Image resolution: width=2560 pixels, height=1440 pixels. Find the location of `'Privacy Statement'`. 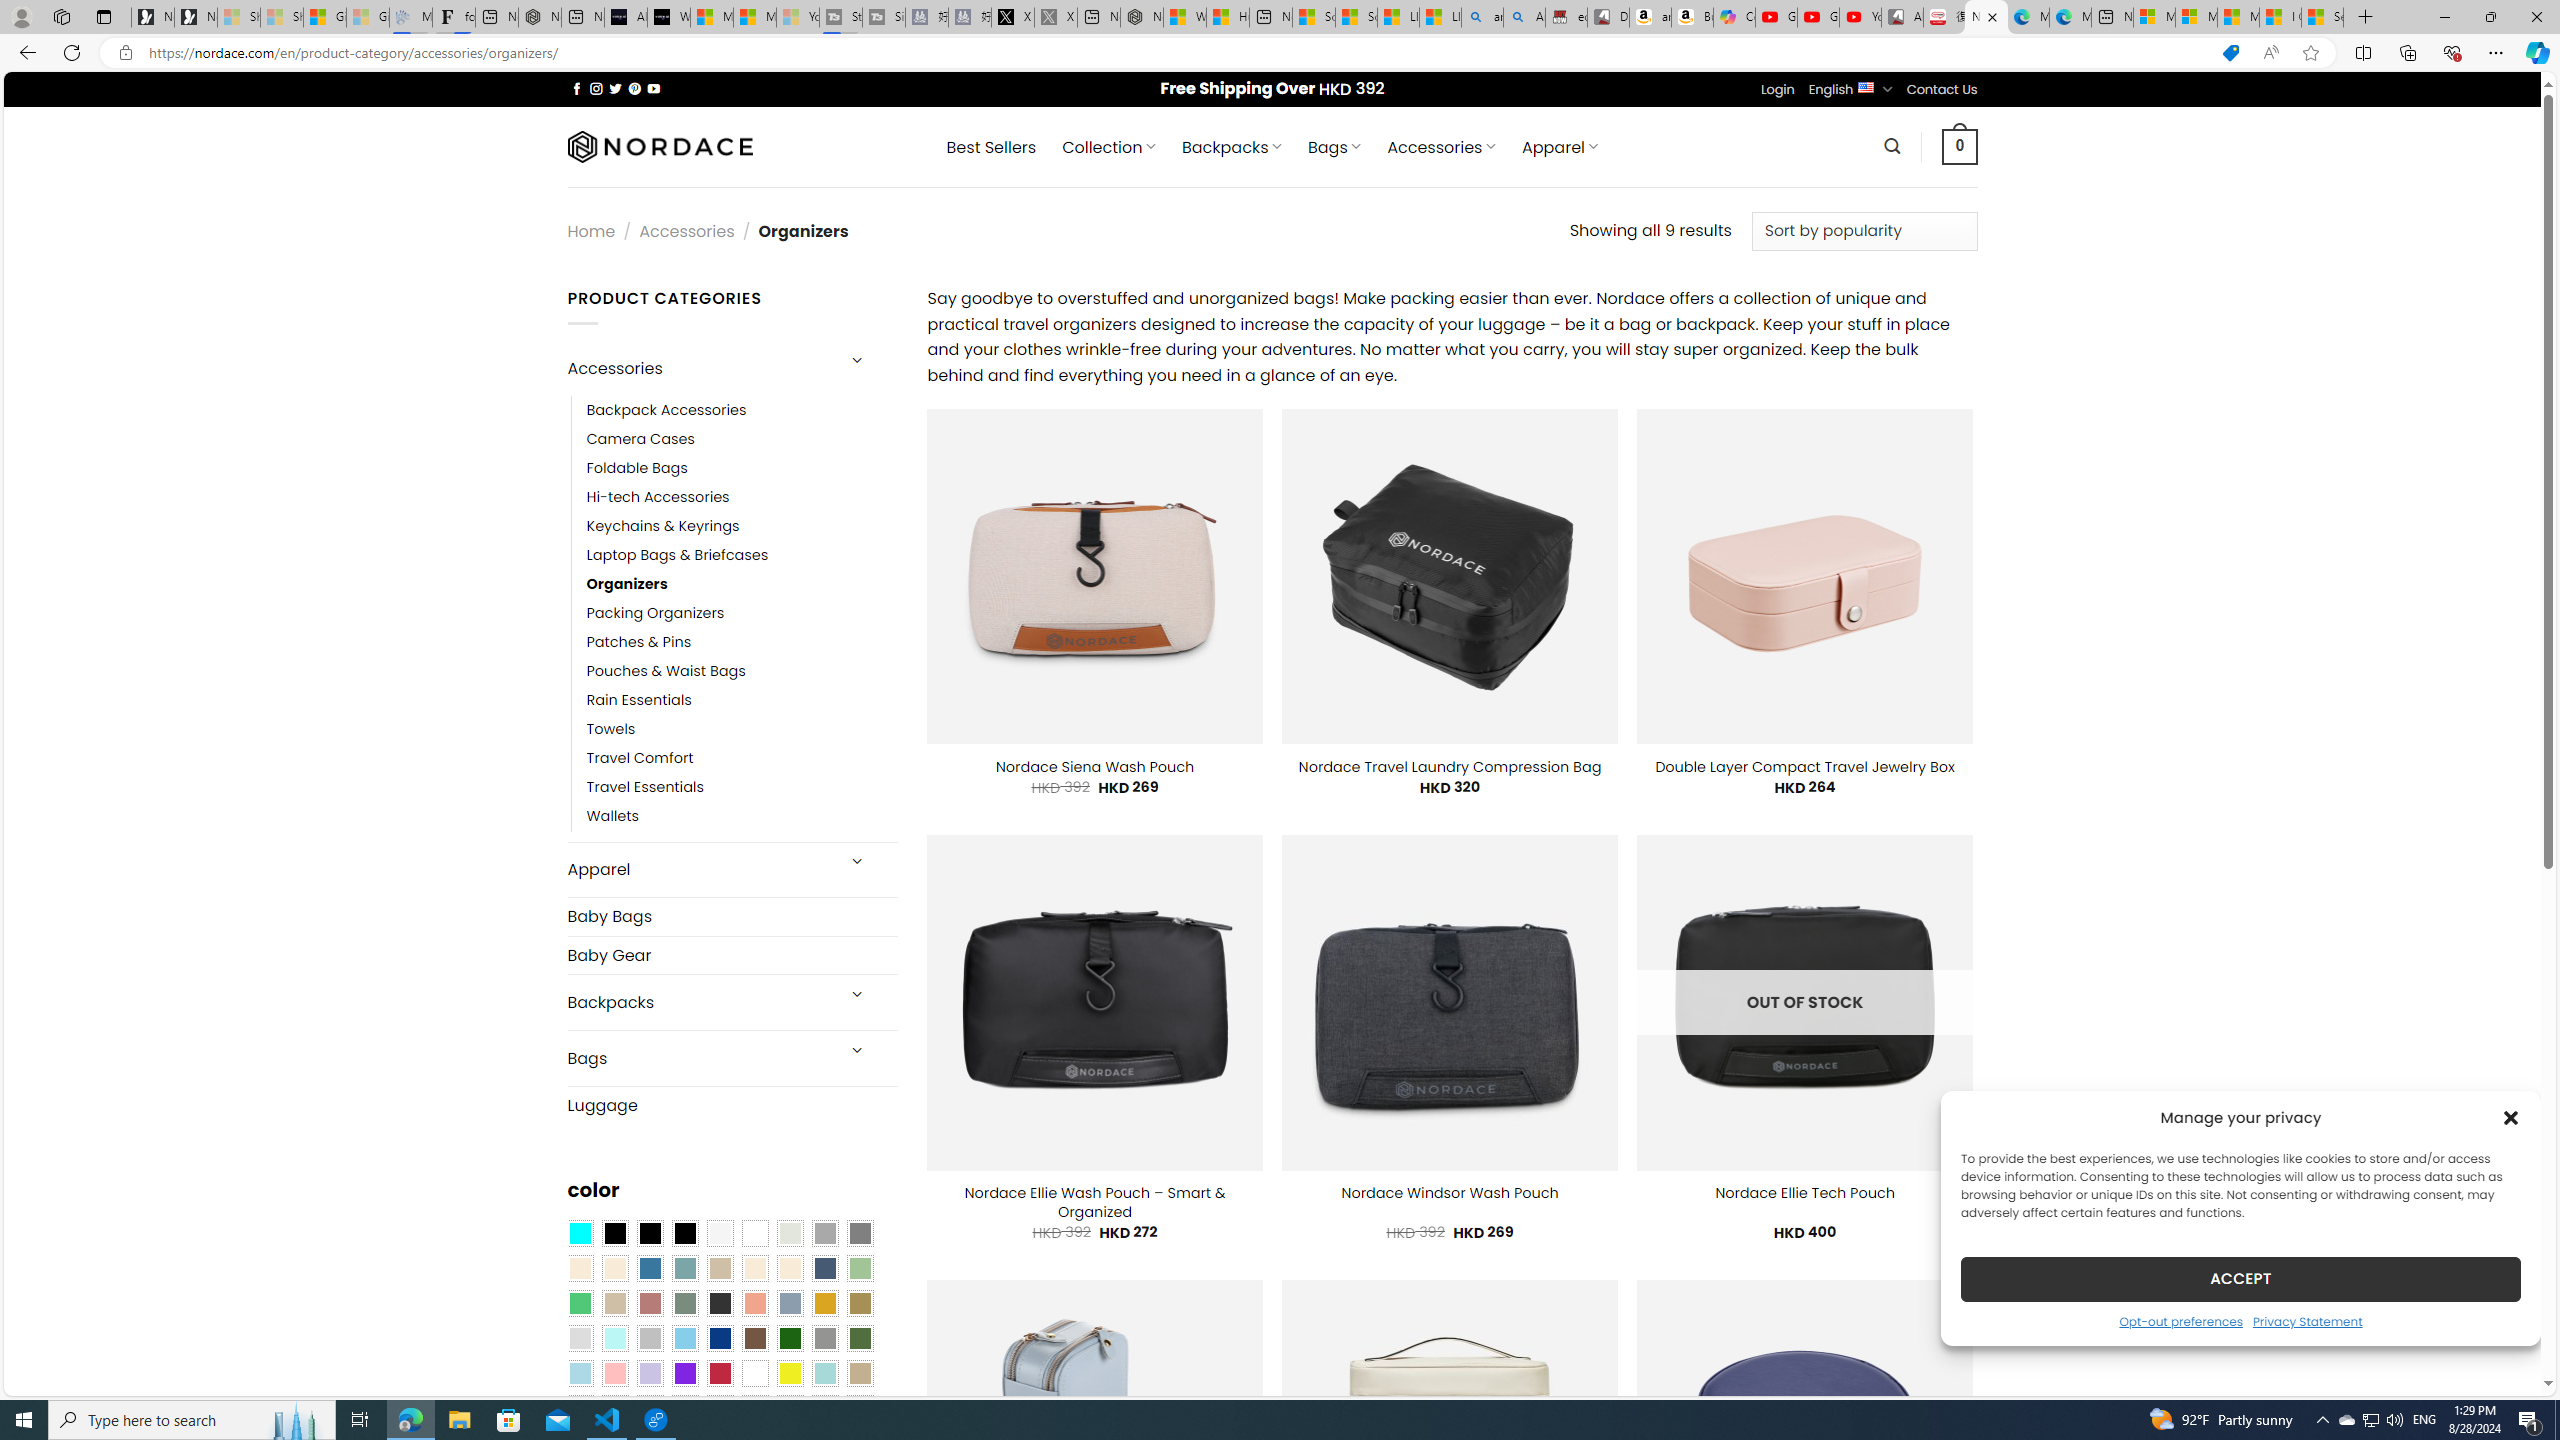

'Privacy Statement' is located at coordinates (2307, 1320).